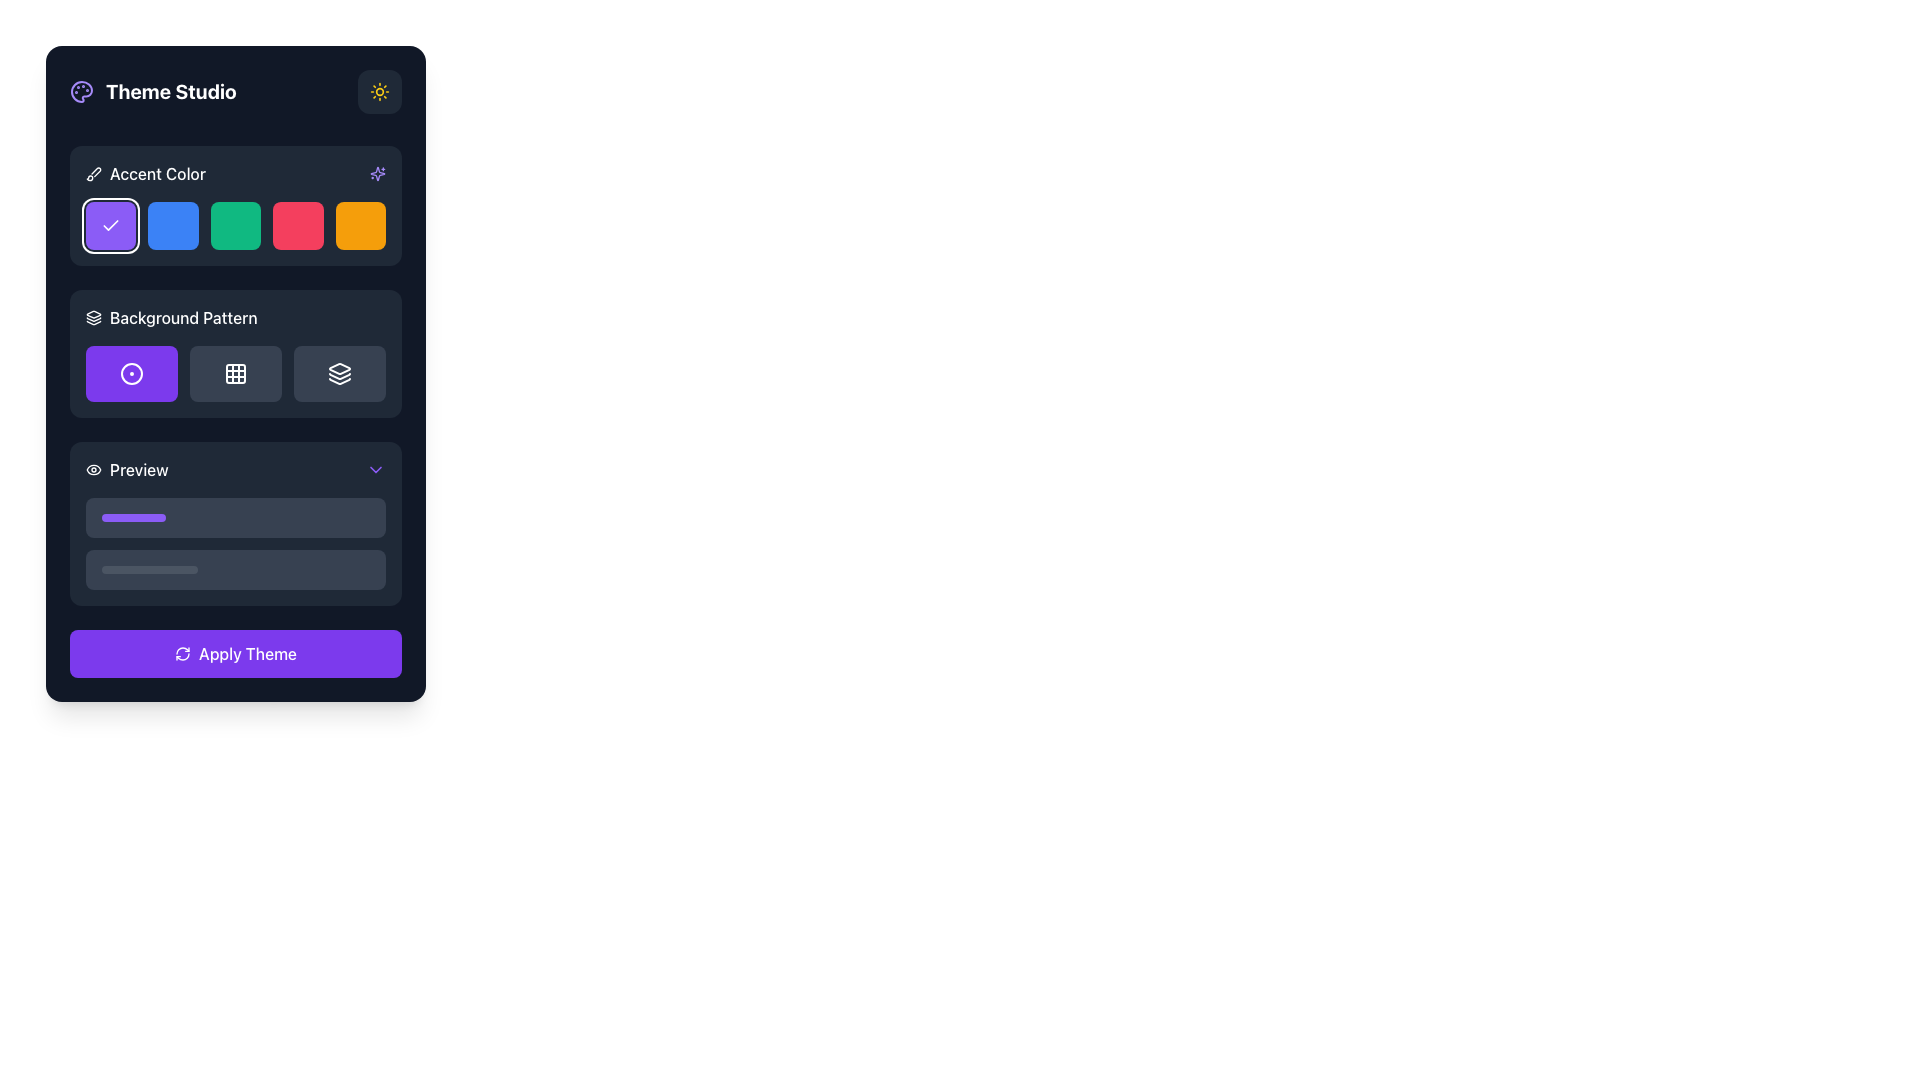  Describe the element at coordinates (93, 470) in the screenshot. I see `the 'view' icon located in the 'Preview' section, which is positioned to the left of the 'Preview' text` at that location.